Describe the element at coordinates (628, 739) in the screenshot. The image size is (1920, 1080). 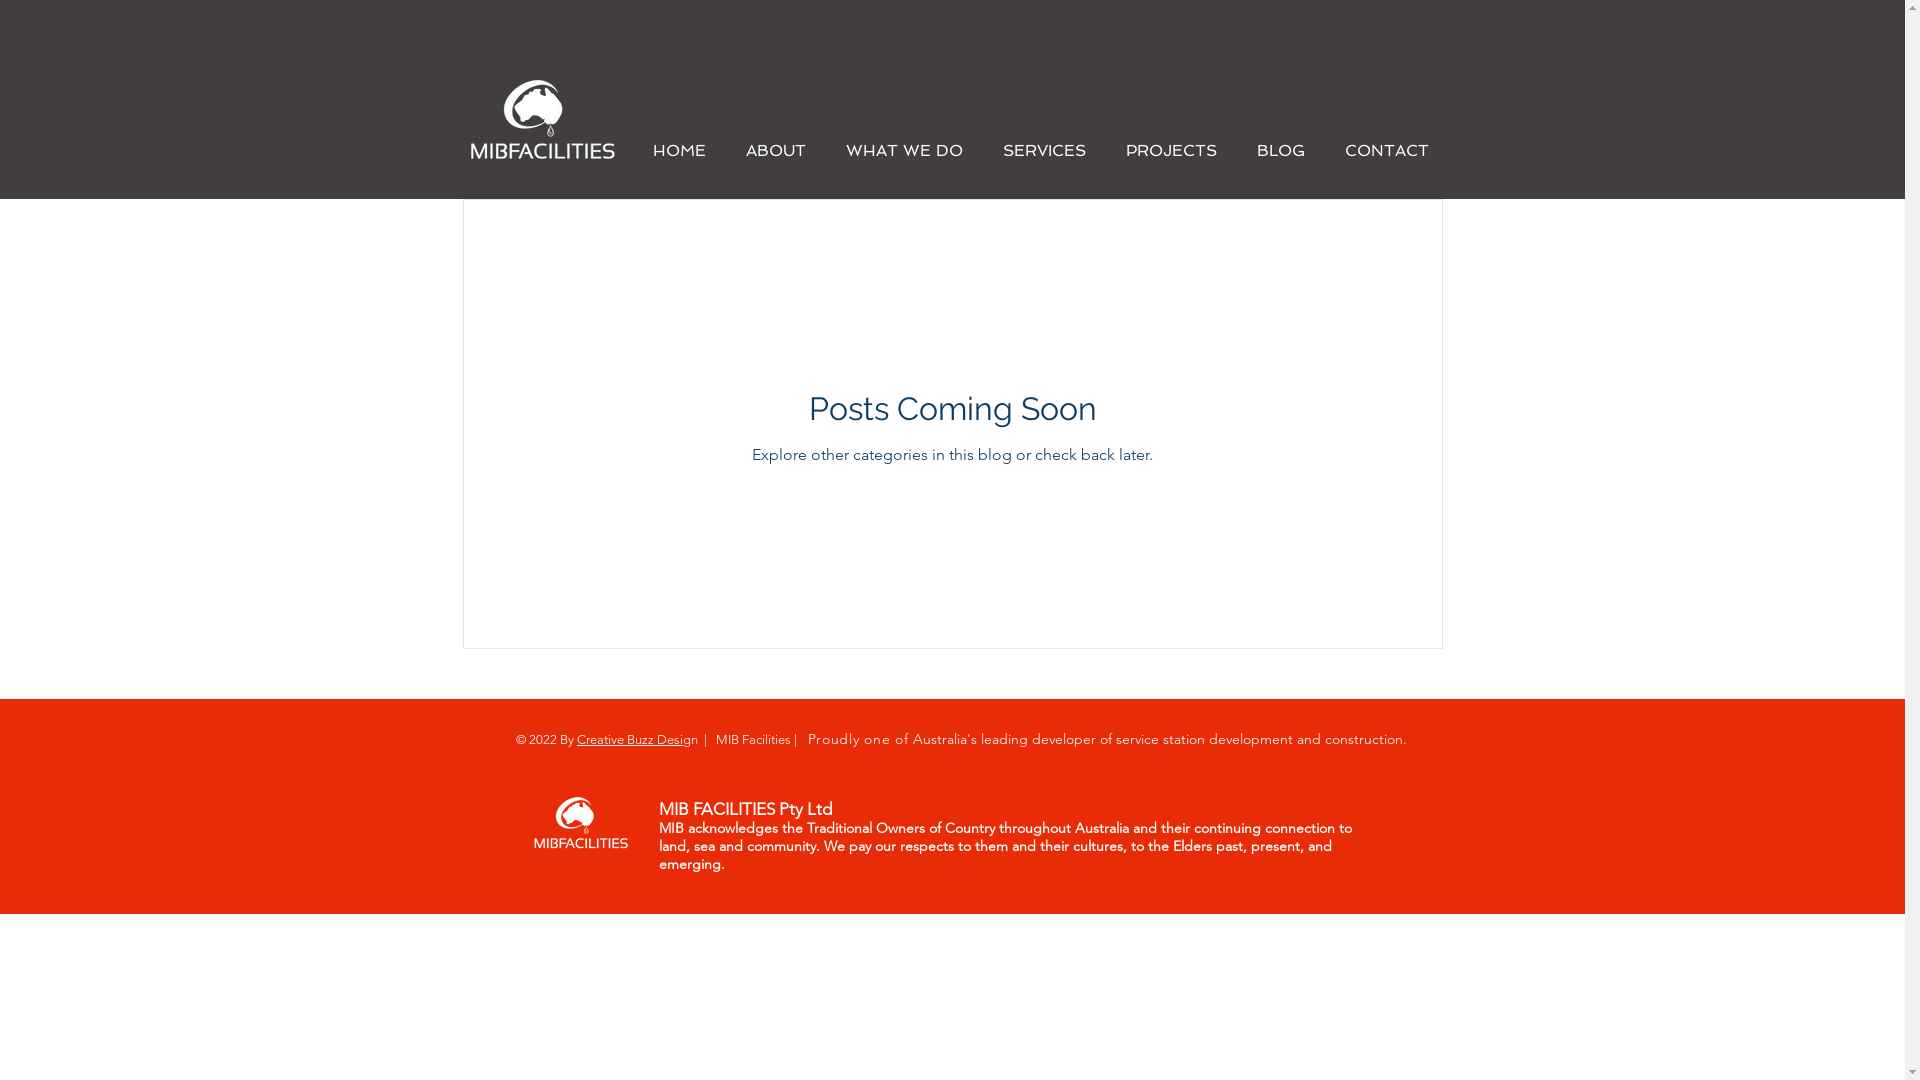
I see `'Creative Buzz Desi'` at that location.